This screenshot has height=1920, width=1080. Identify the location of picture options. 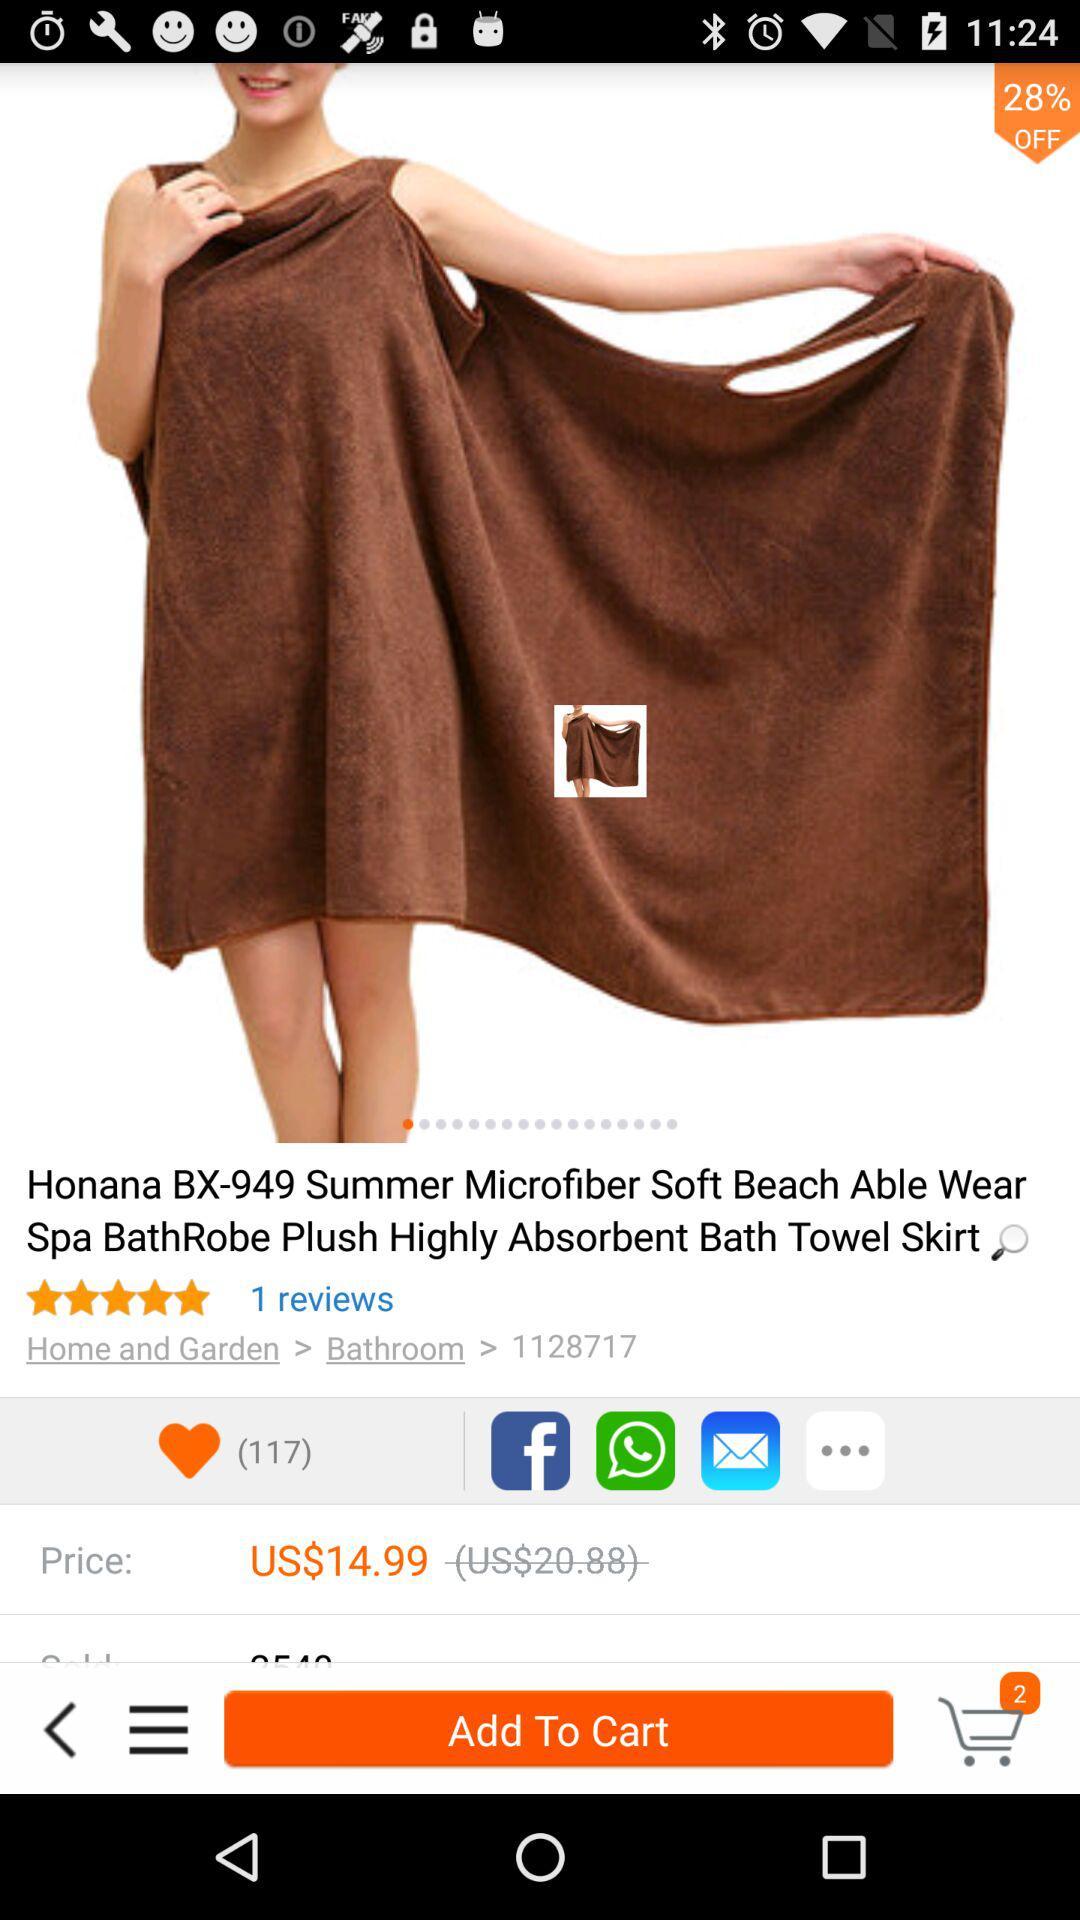
(457, 1124).